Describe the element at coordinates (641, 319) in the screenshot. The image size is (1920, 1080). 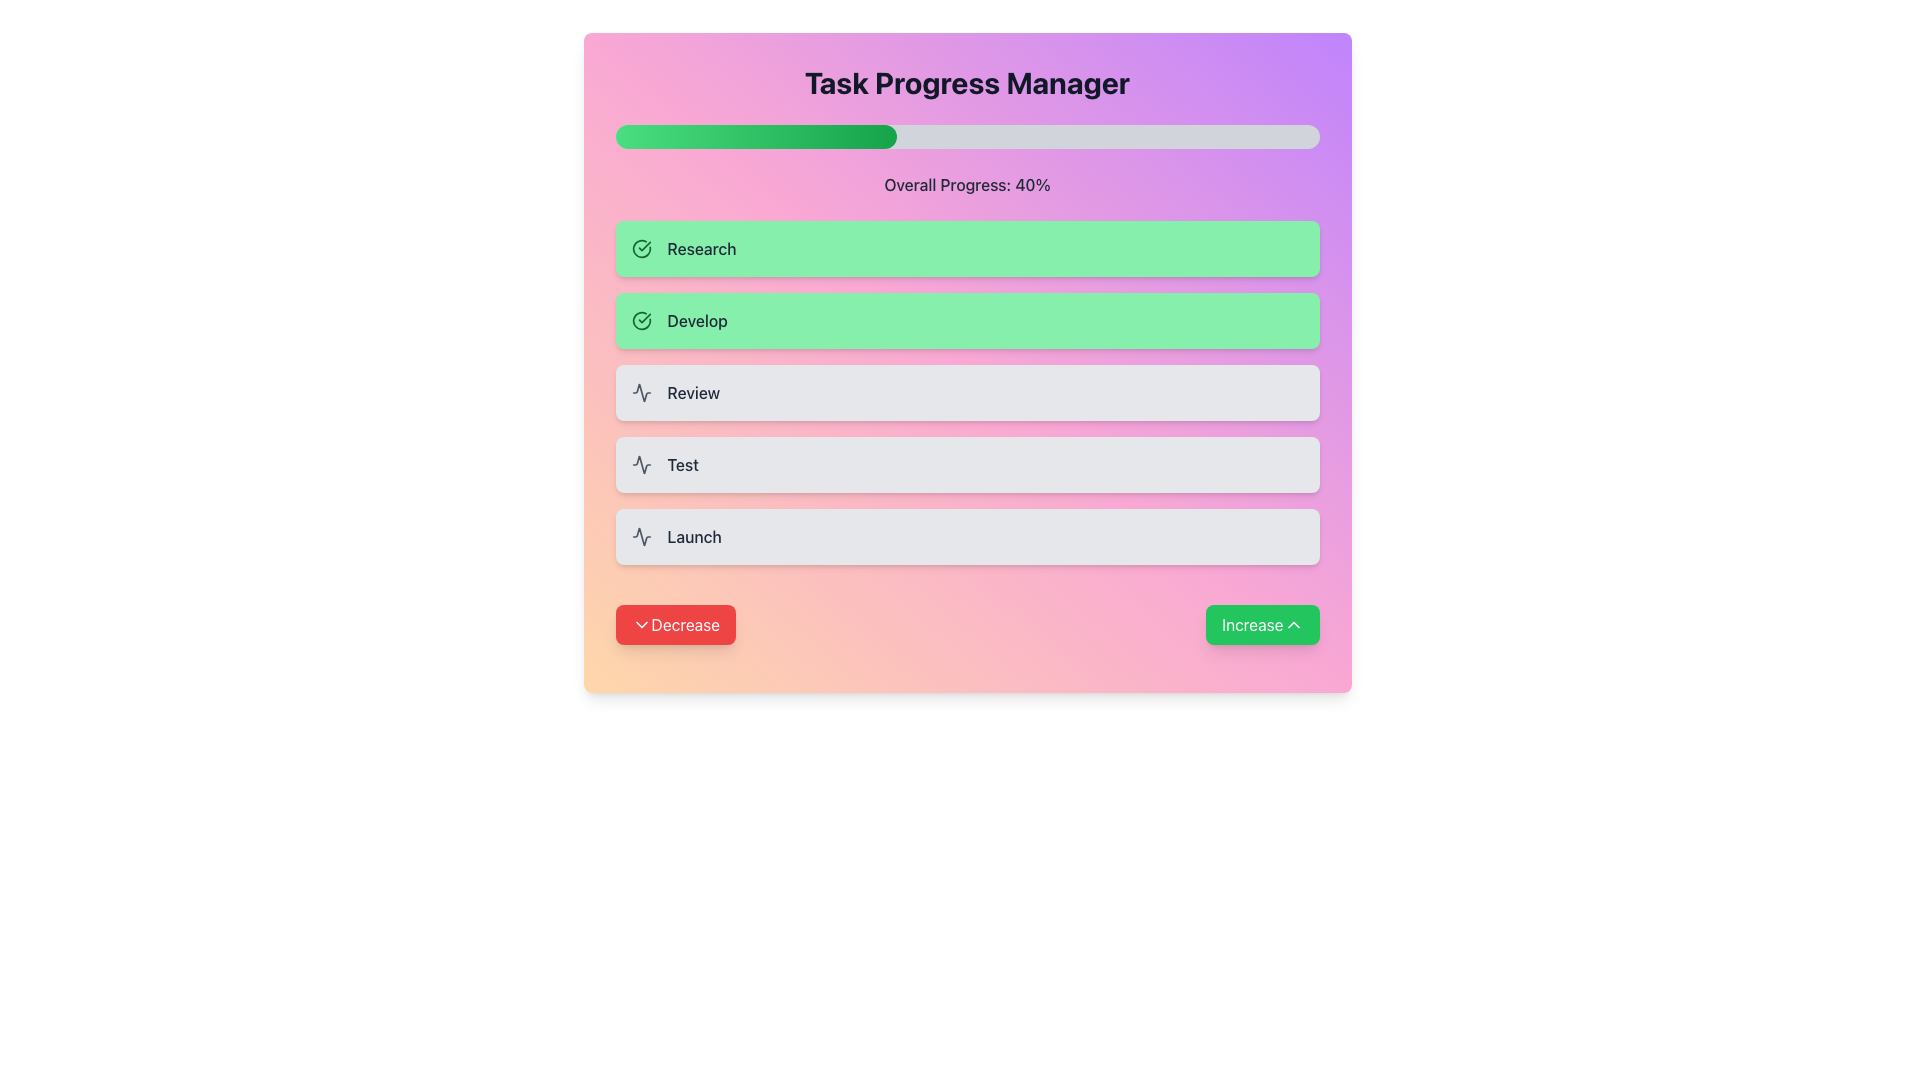
I see `the status indicator icon located to the far-left side of the 'Develop' section, aligned with the text label 'Develop'` at that location.